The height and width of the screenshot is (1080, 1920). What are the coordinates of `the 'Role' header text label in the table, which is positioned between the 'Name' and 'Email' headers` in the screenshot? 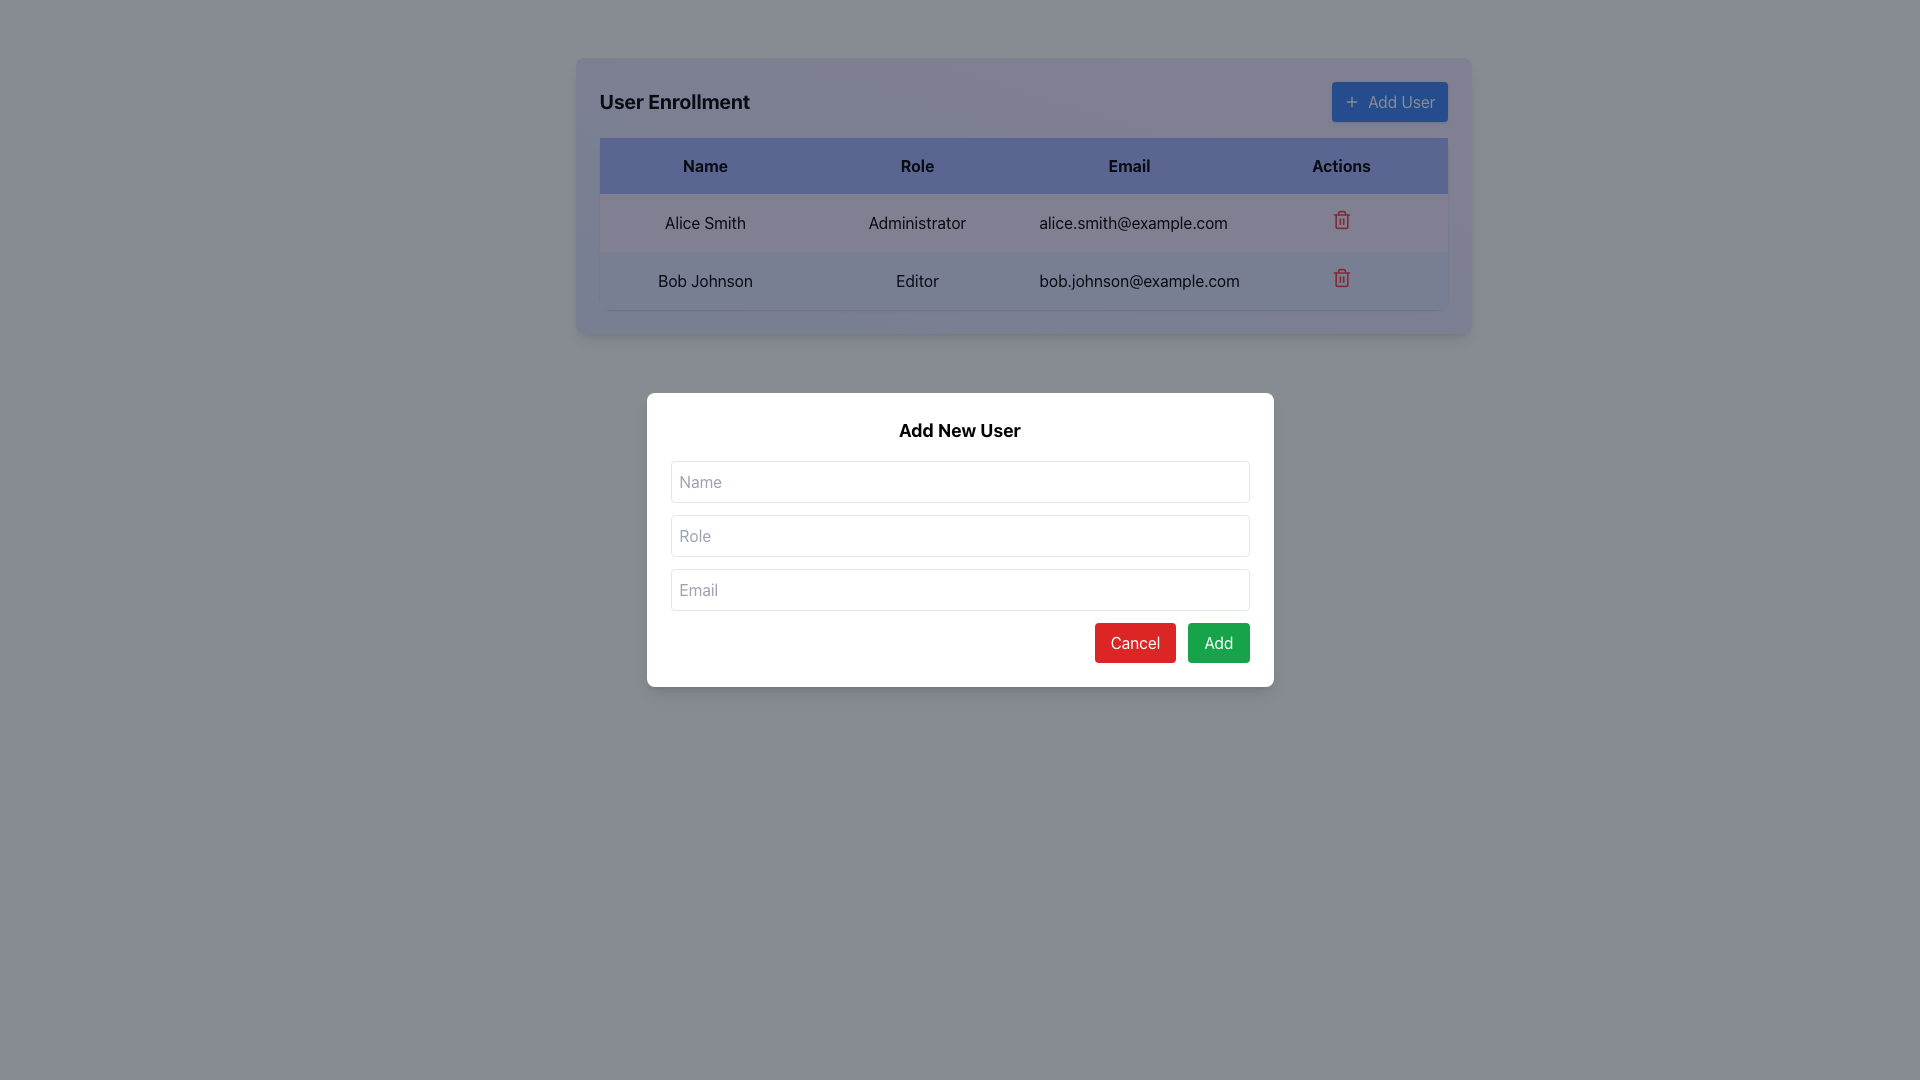 It's located at (916, 164).